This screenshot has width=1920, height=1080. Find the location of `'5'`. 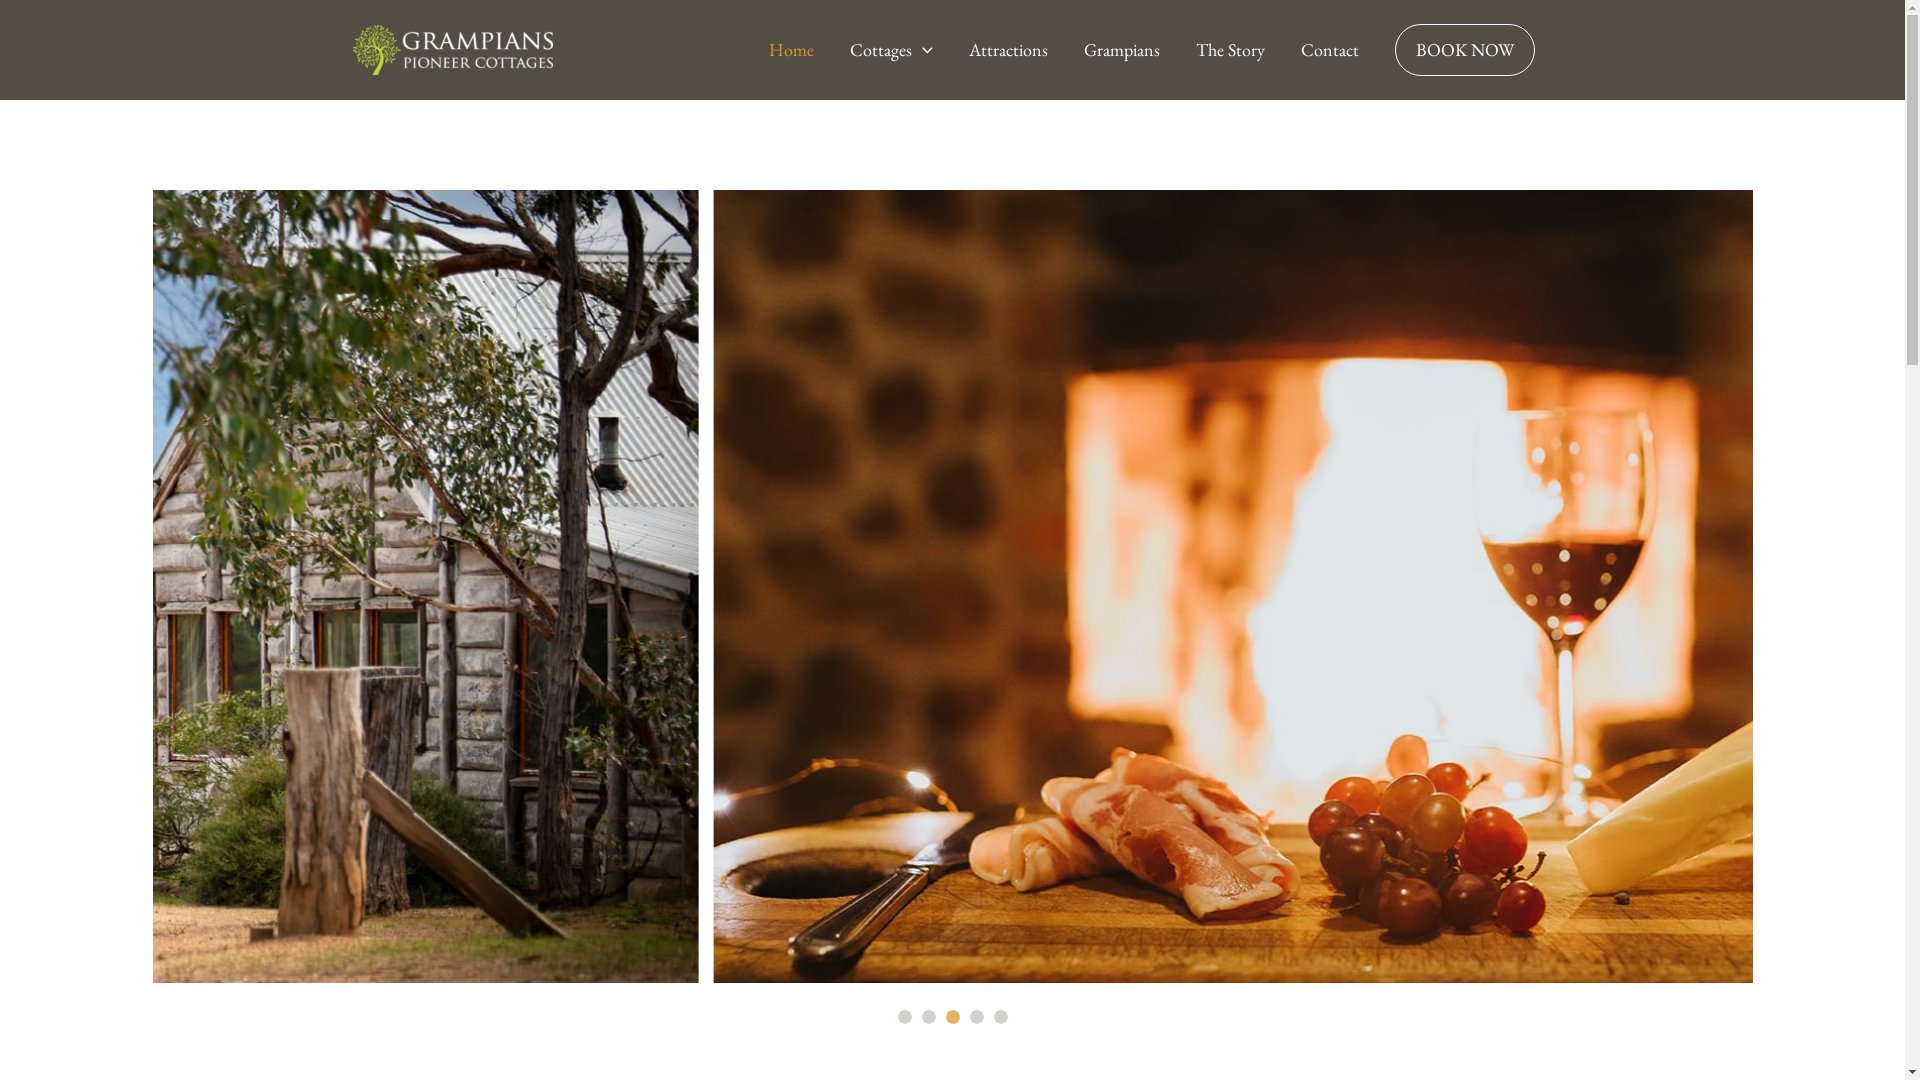

'5' is located at coordinates (999, 1018).